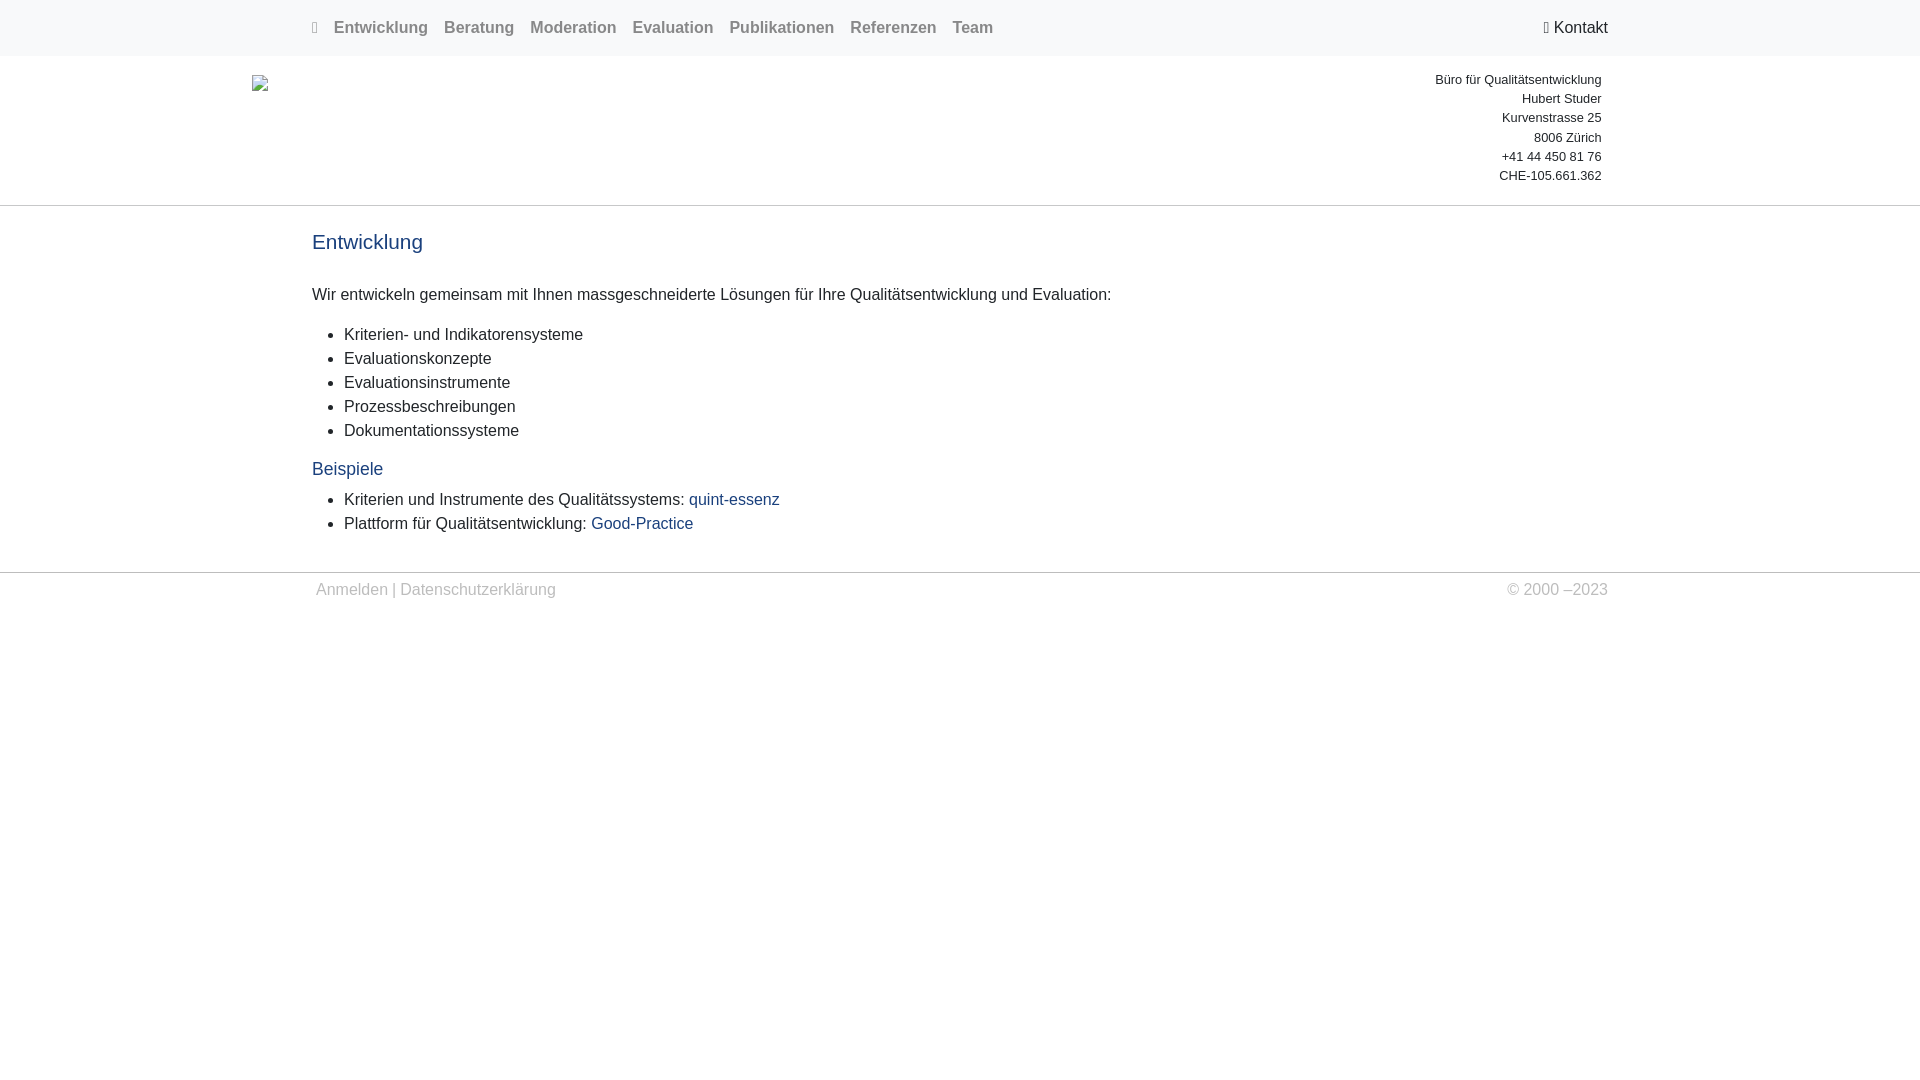 The image size is (1920, 1080). What do you see at coordinates (720, 27) in the screenshot?
I see `'Publikationen'` at bounding box center [720, 27].